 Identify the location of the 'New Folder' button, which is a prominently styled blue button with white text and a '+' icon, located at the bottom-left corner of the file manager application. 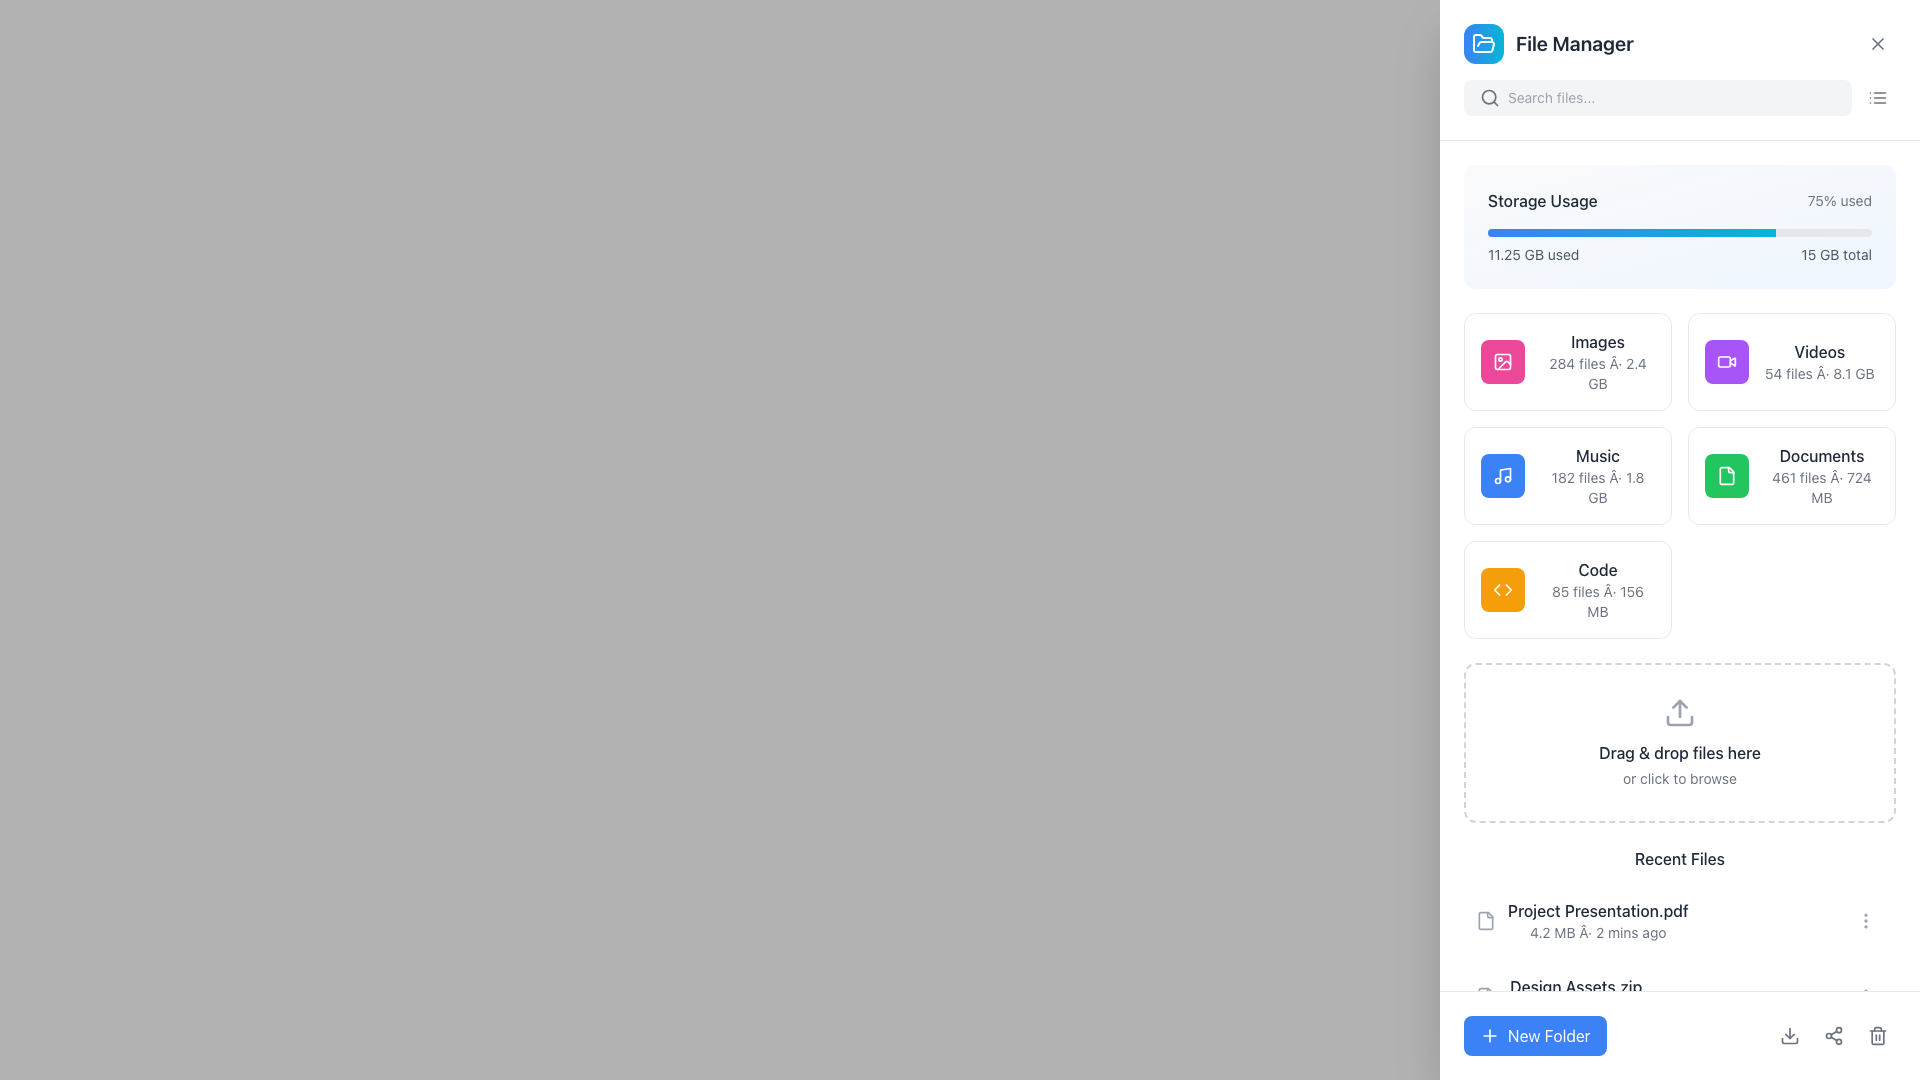
(1534, 1035).